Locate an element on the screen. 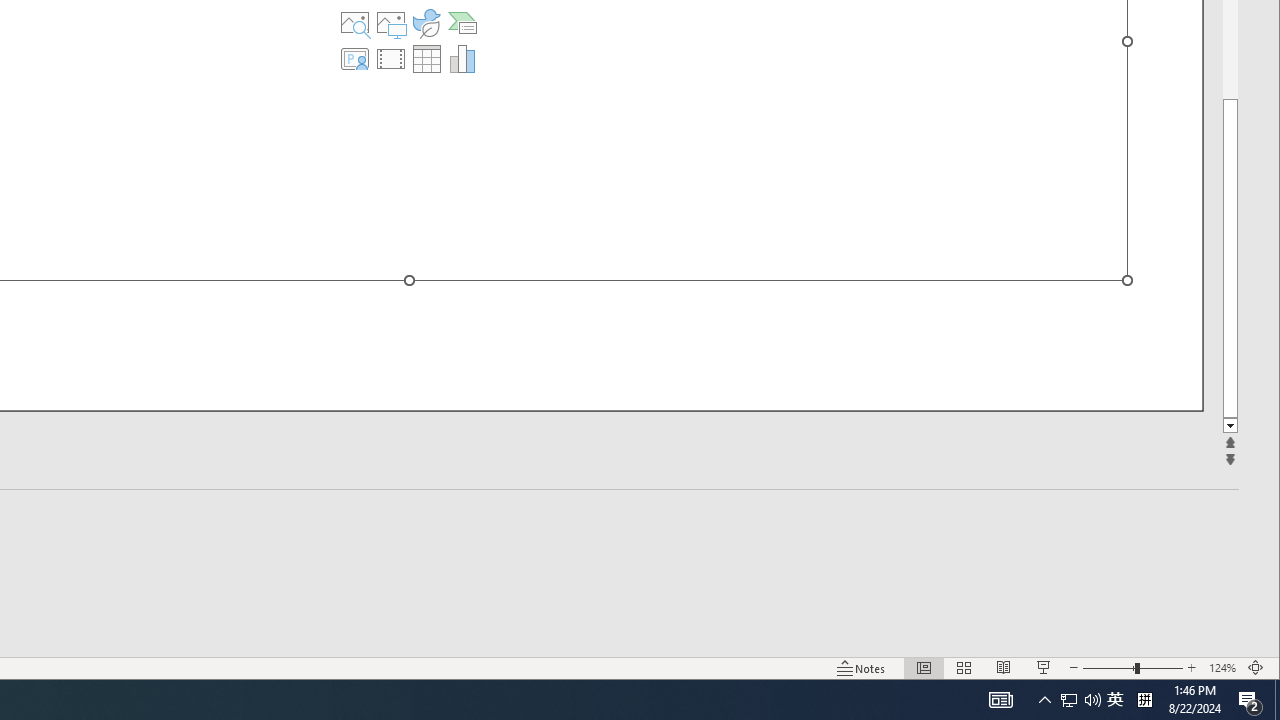 Image resolution: width=1280 pixels, height=720 pixels. 'Pictures' is located at coordinates (391, 23).